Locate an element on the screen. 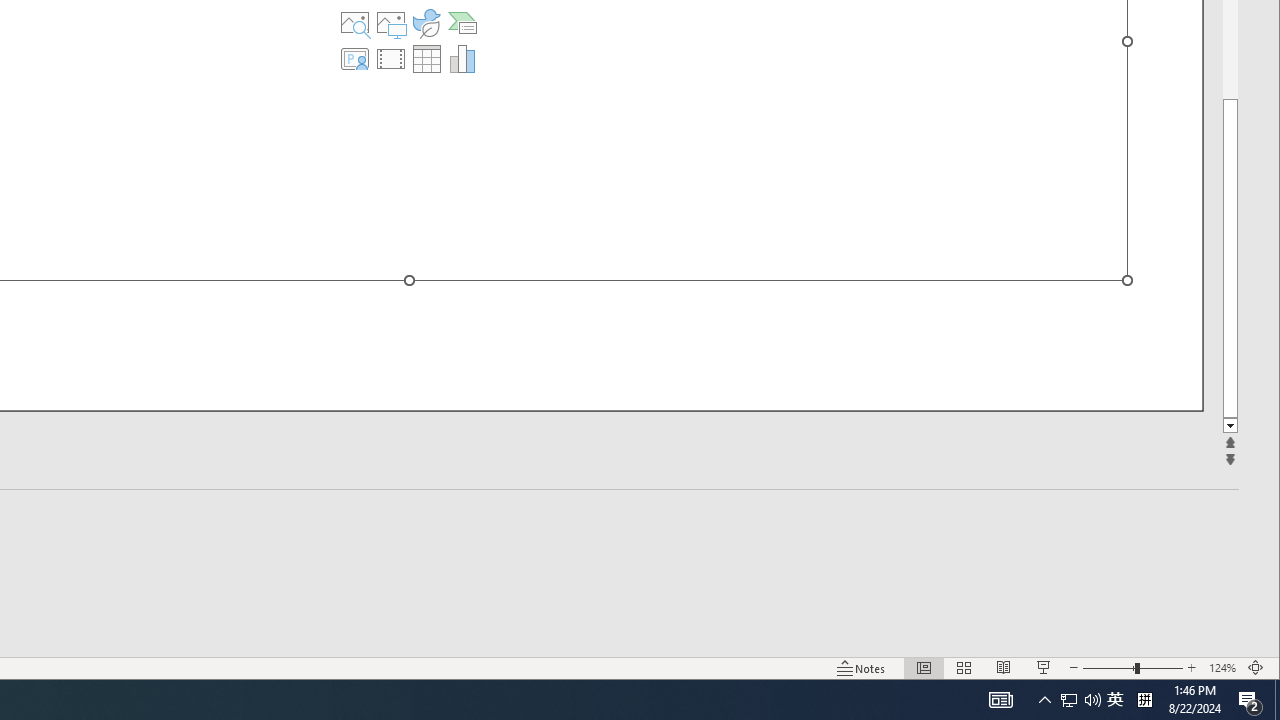 Image resolution: width=1280 pixels, height=720 pixels. 'Pictures' is located at coordinates (391, 23).